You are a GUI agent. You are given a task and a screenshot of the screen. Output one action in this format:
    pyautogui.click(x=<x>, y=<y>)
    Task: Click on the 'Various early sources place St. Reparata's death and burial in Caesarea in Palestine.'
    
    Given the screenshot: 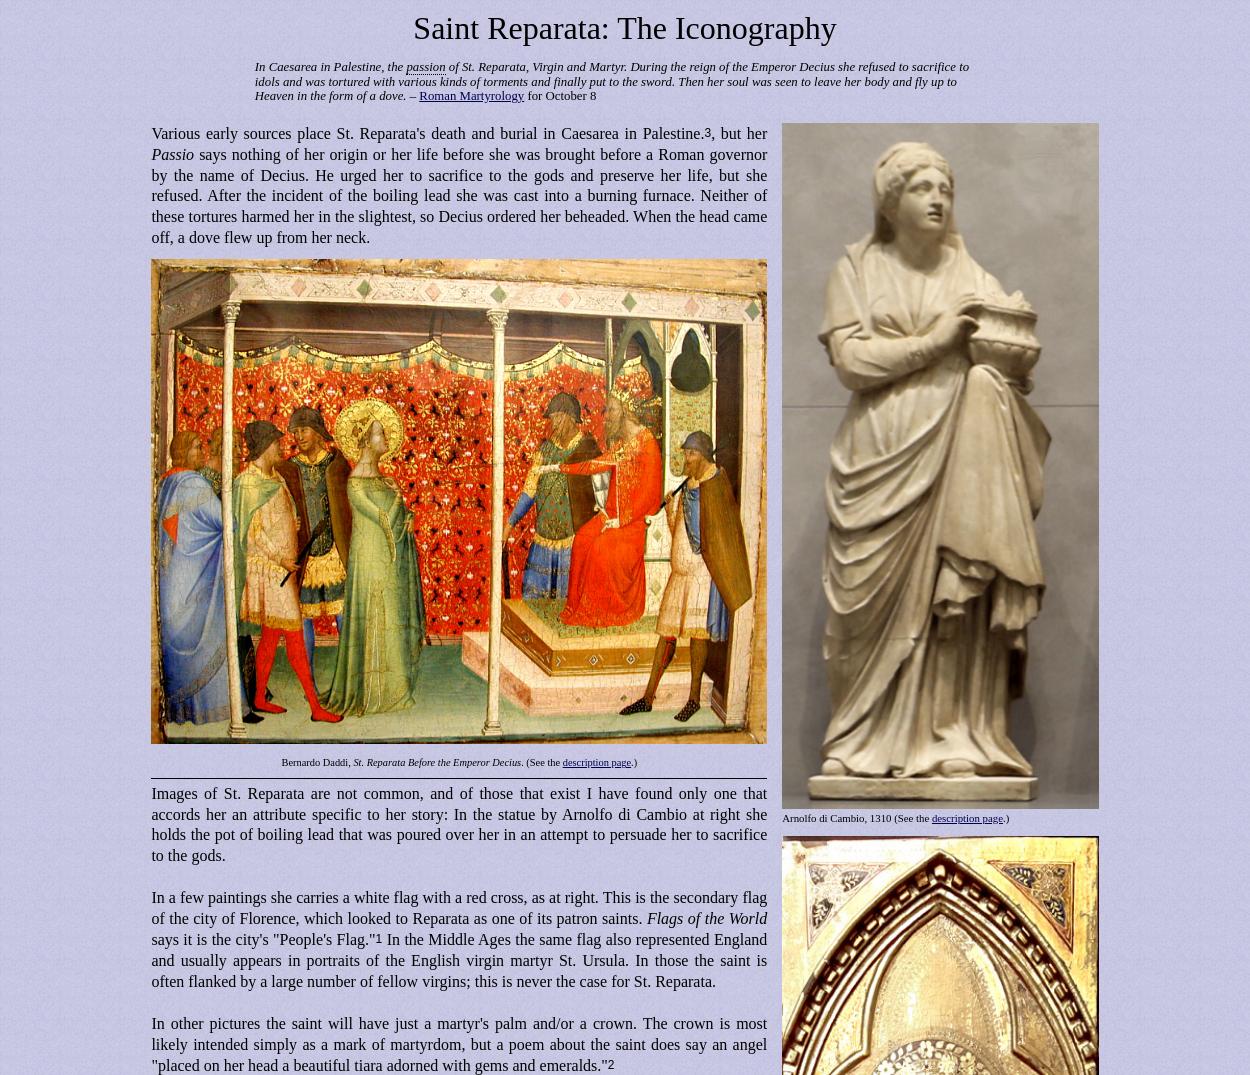 What is the action you would take?
    pyautogui.click(x=427, y=131)
    